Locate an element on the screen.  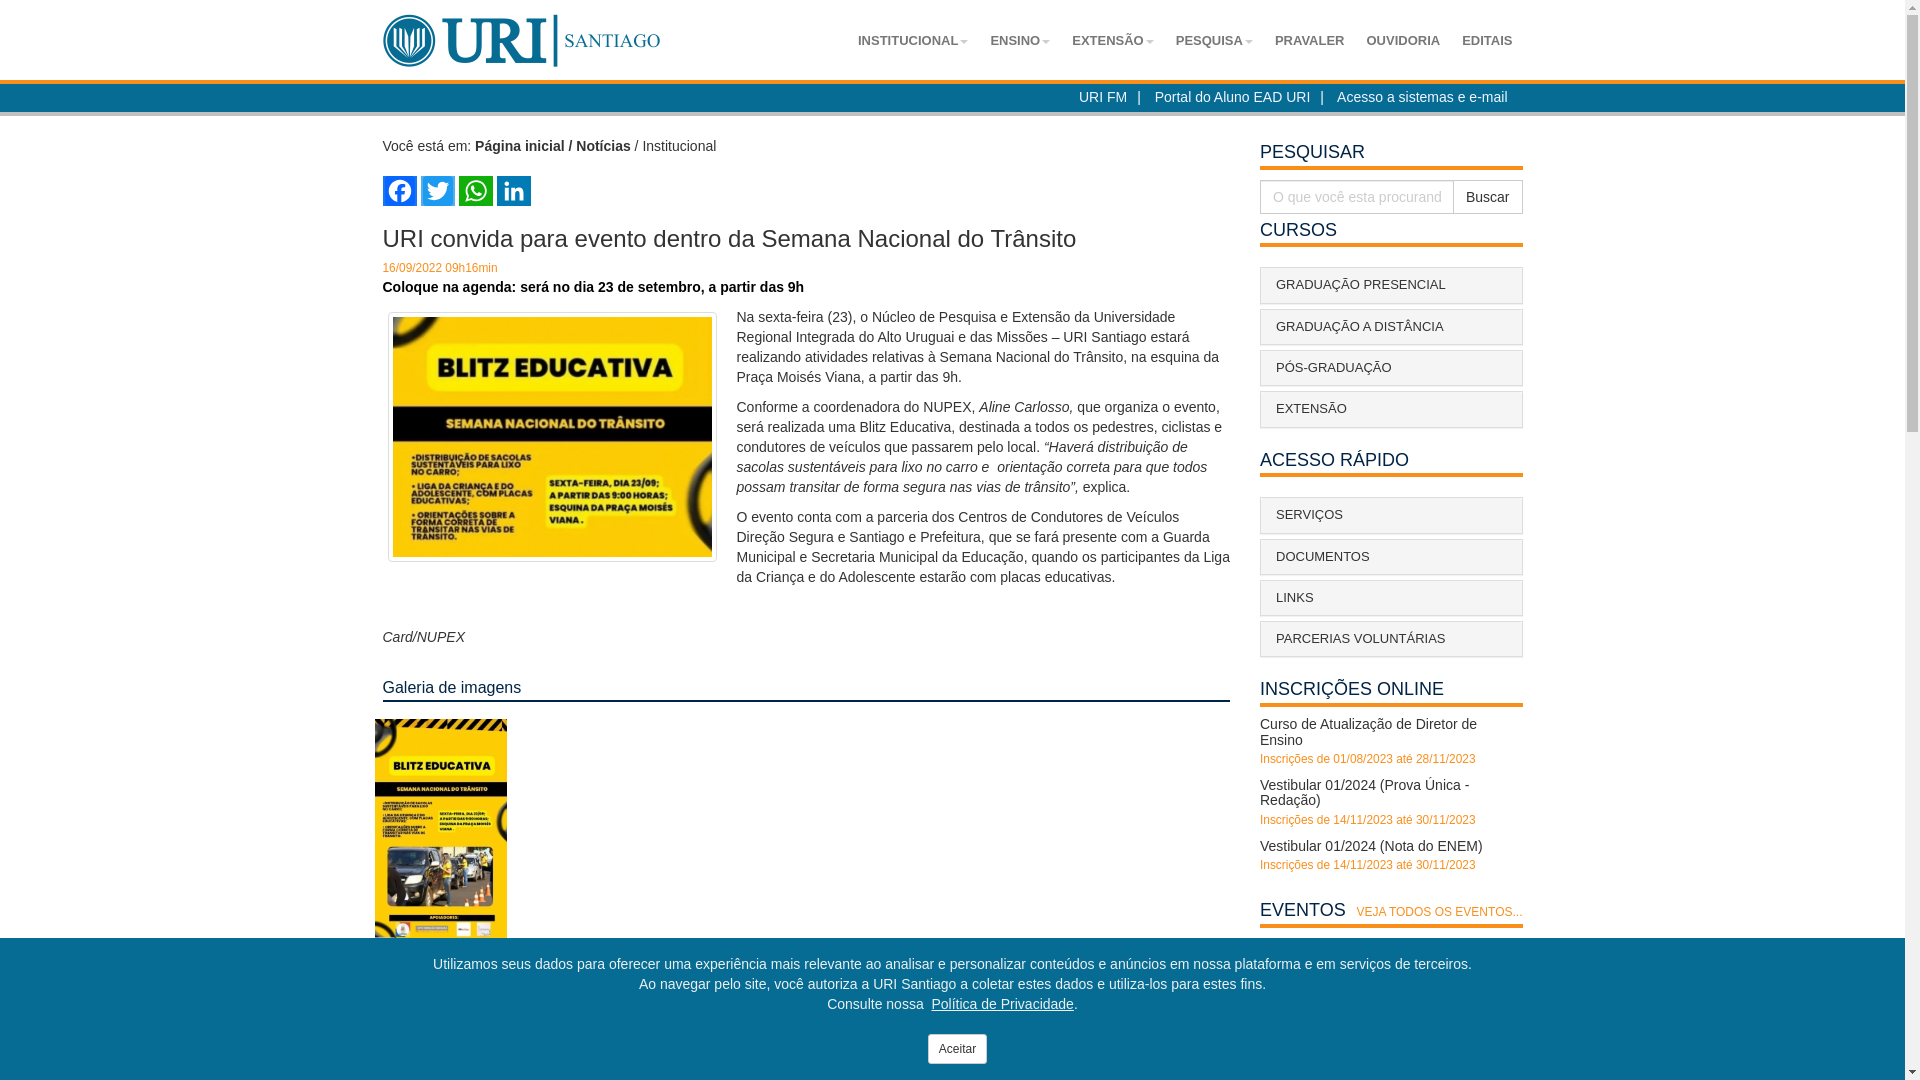
'PESQUISA' is located at coordinates (1166, 41).